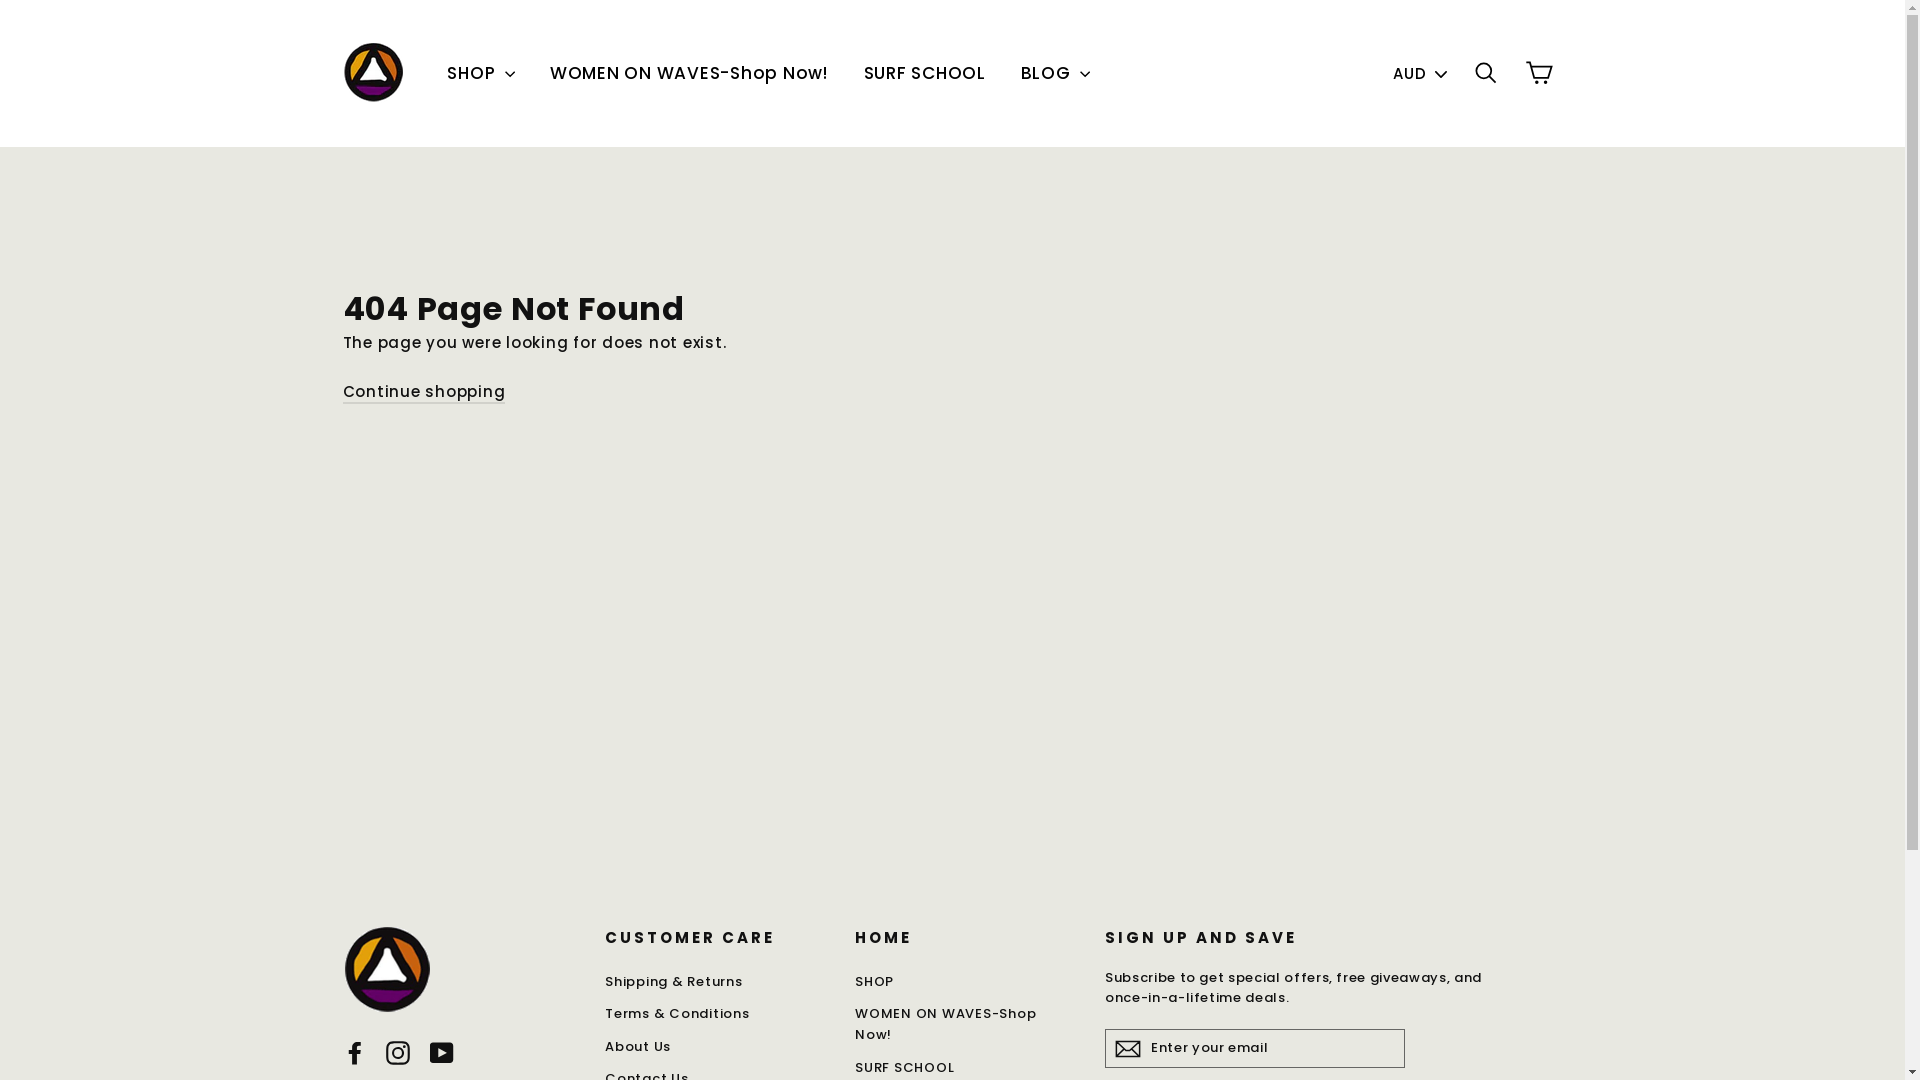 The width and height of the screenshot is (1920, 1080). I want to click on 'Instagram', so click(398, 1051).